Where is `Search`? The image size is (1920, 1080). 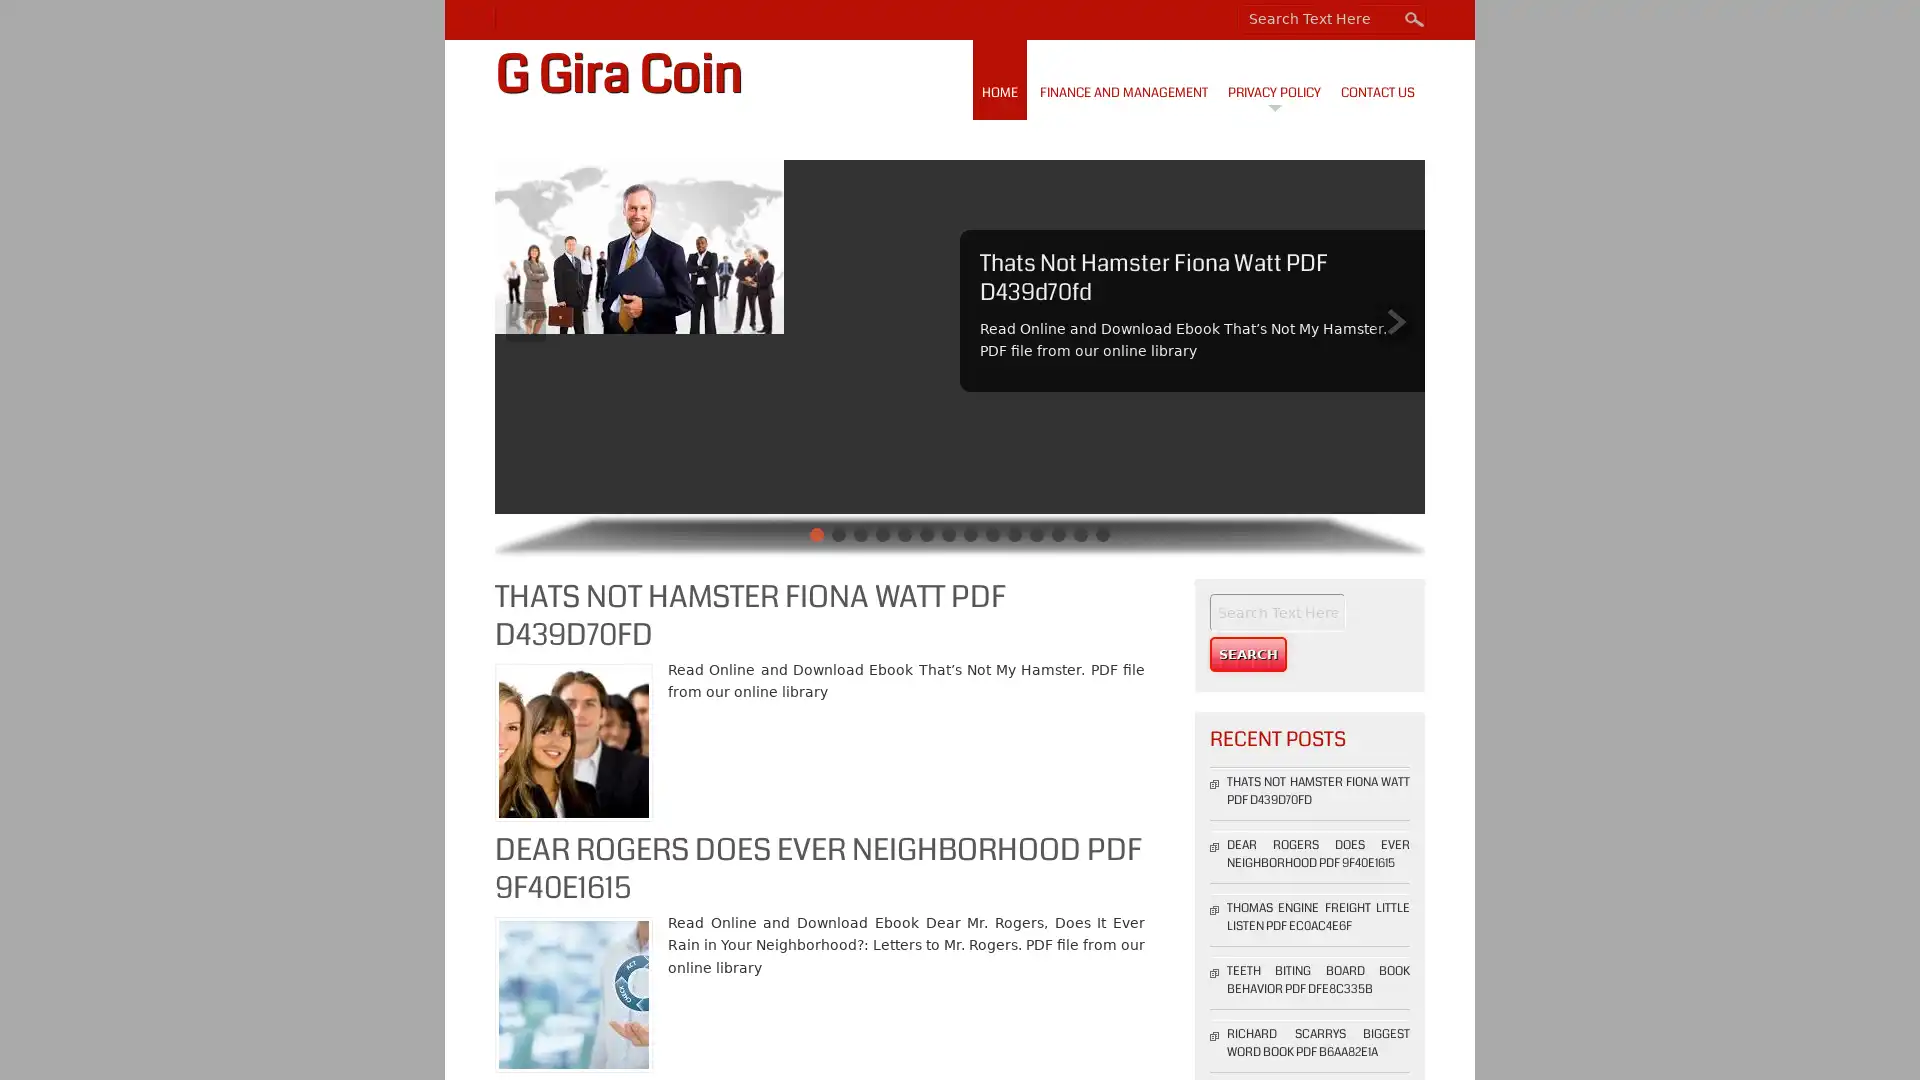
Search is located at coordinates (1247, 654).